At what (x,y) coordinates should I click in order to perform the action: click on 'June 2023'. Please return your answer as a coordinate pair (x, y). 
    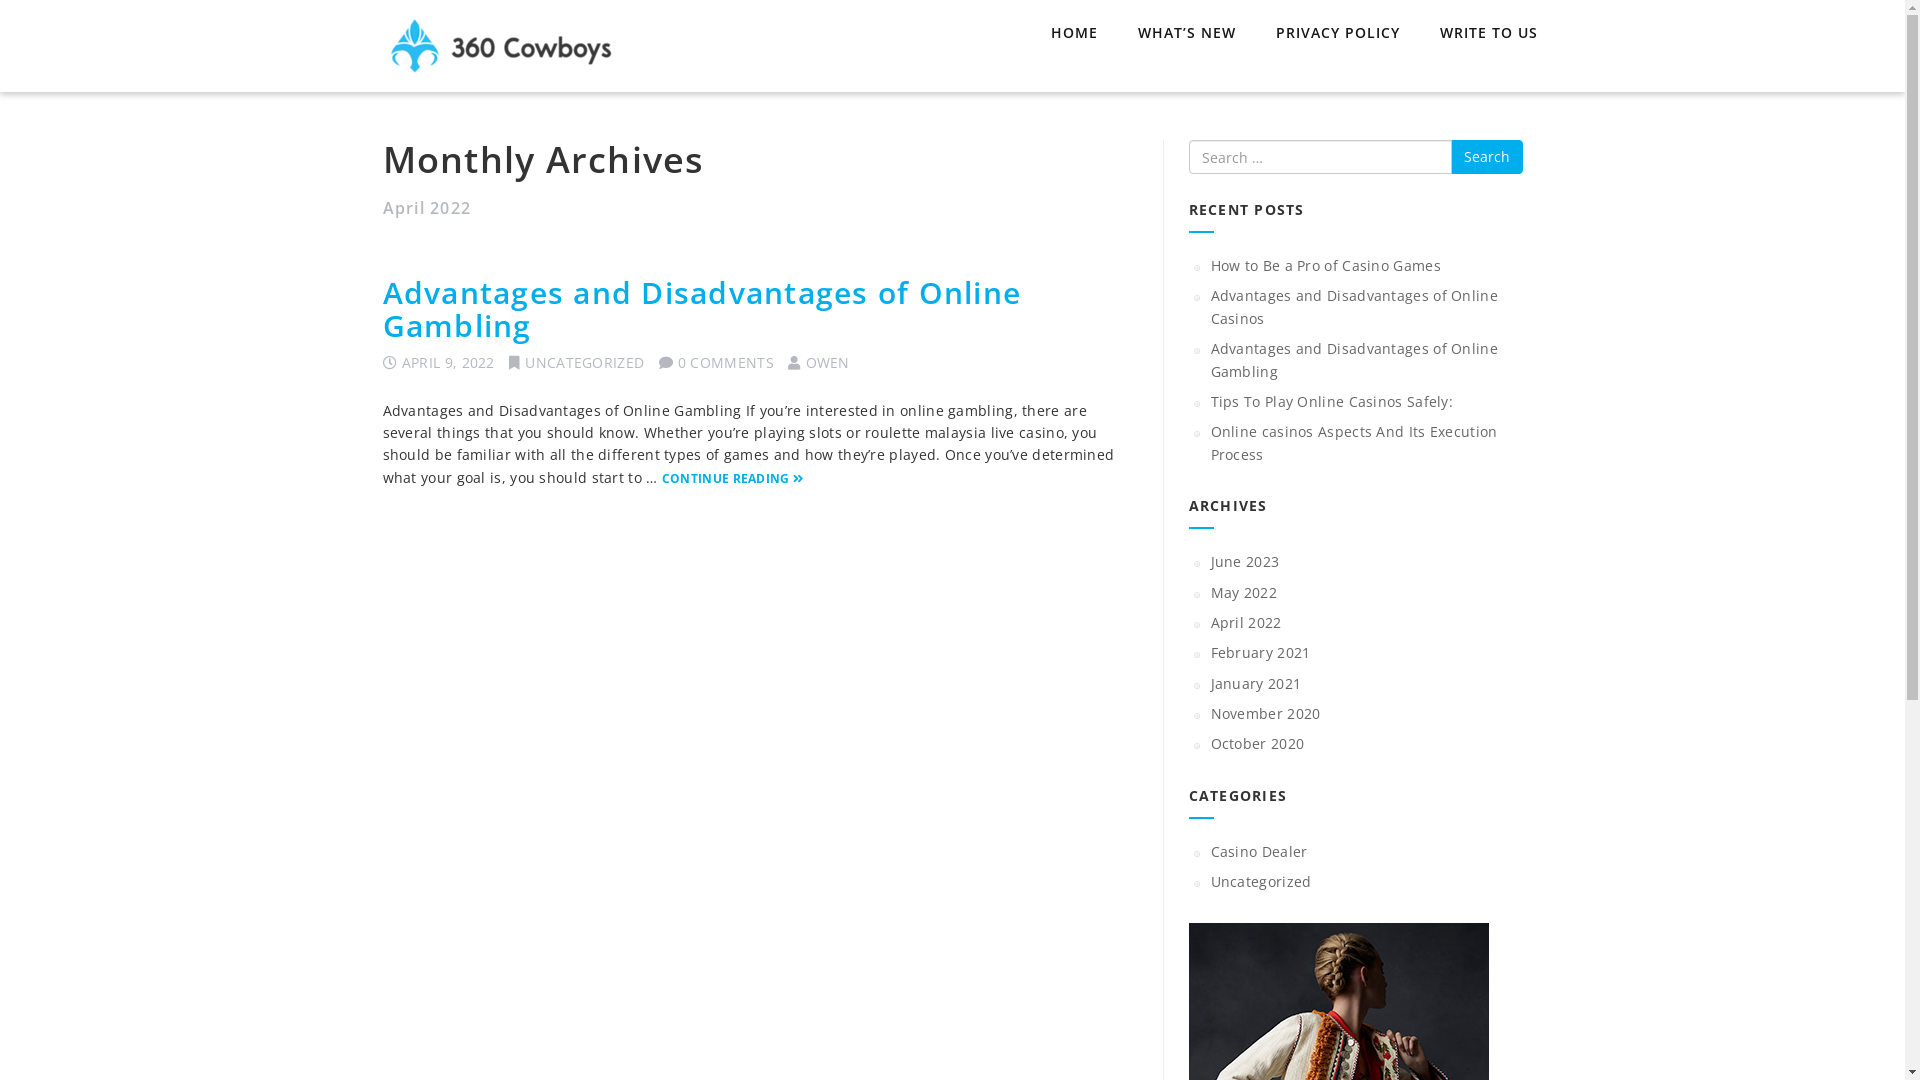
    Looking at the image, I should click on (1243, 561).